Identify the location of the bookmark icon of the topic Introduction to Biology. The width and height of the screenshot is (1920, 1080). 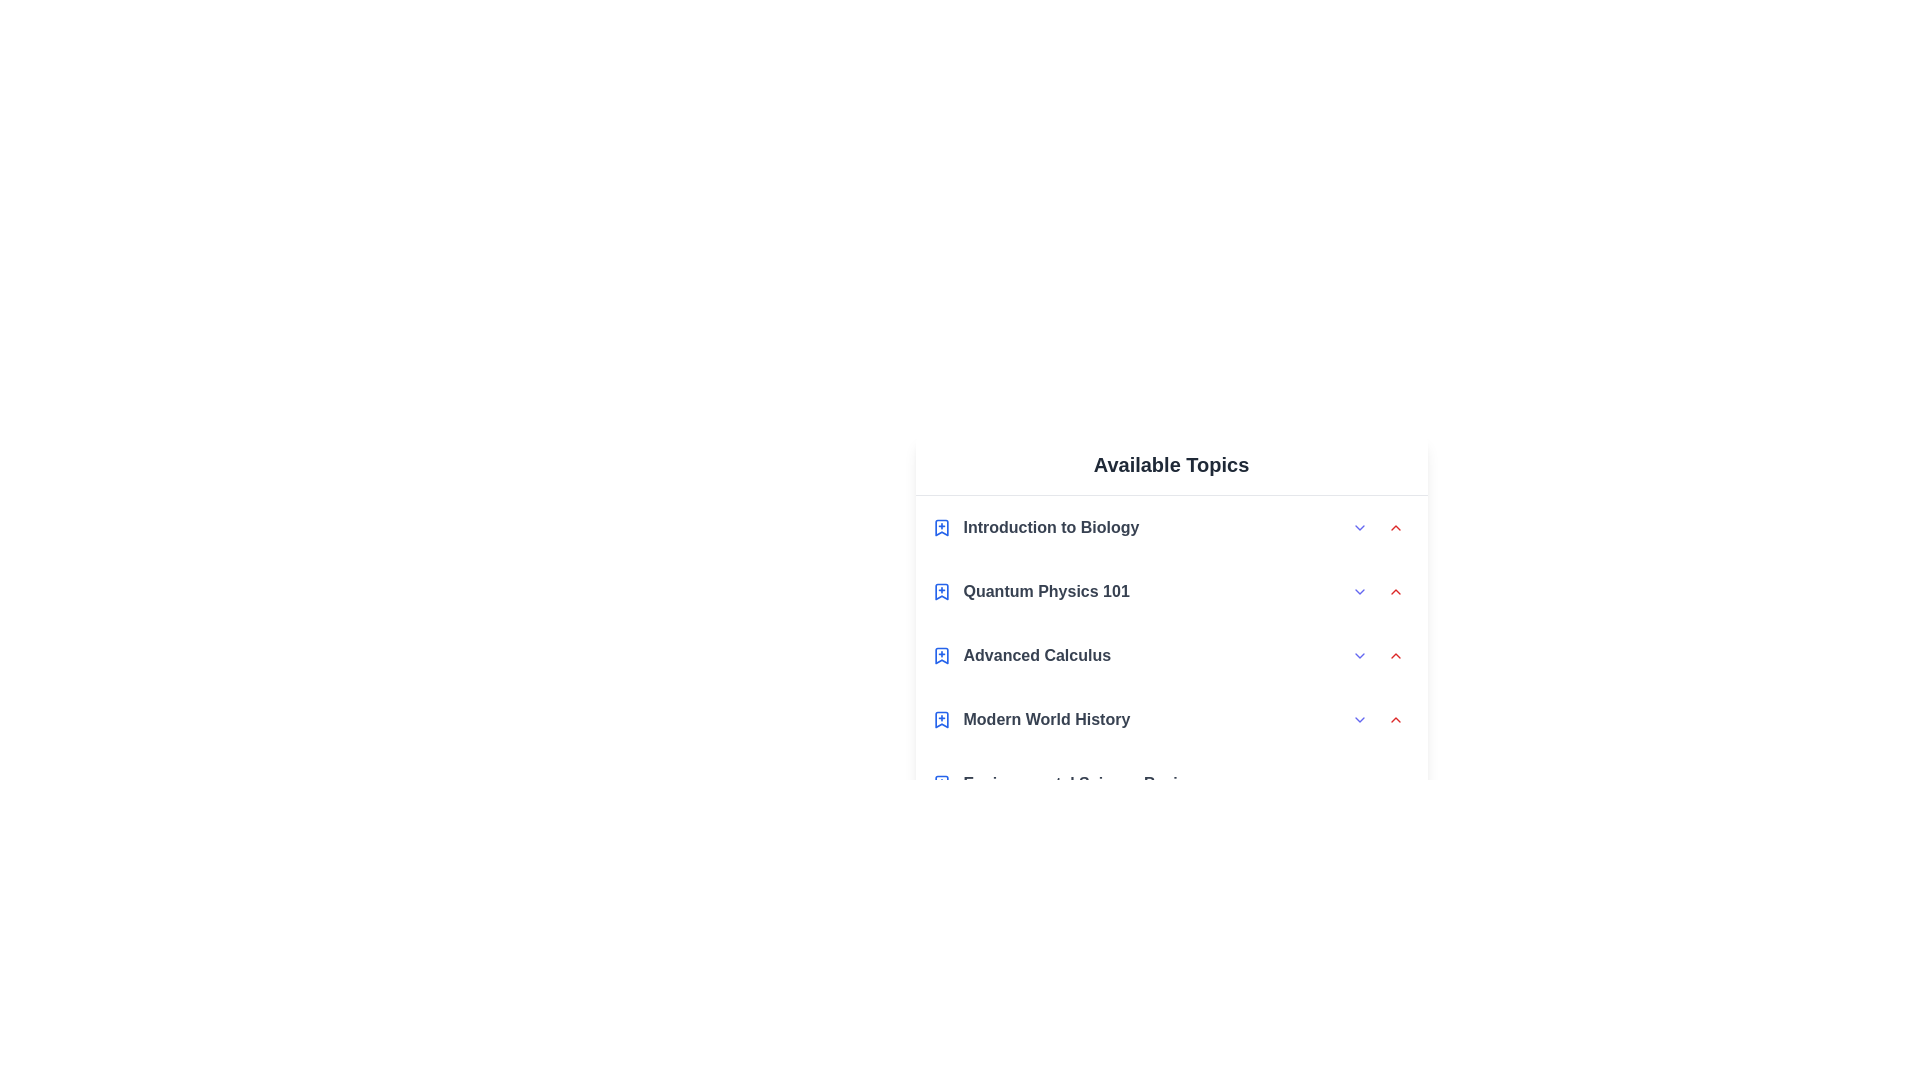
(940, 527).